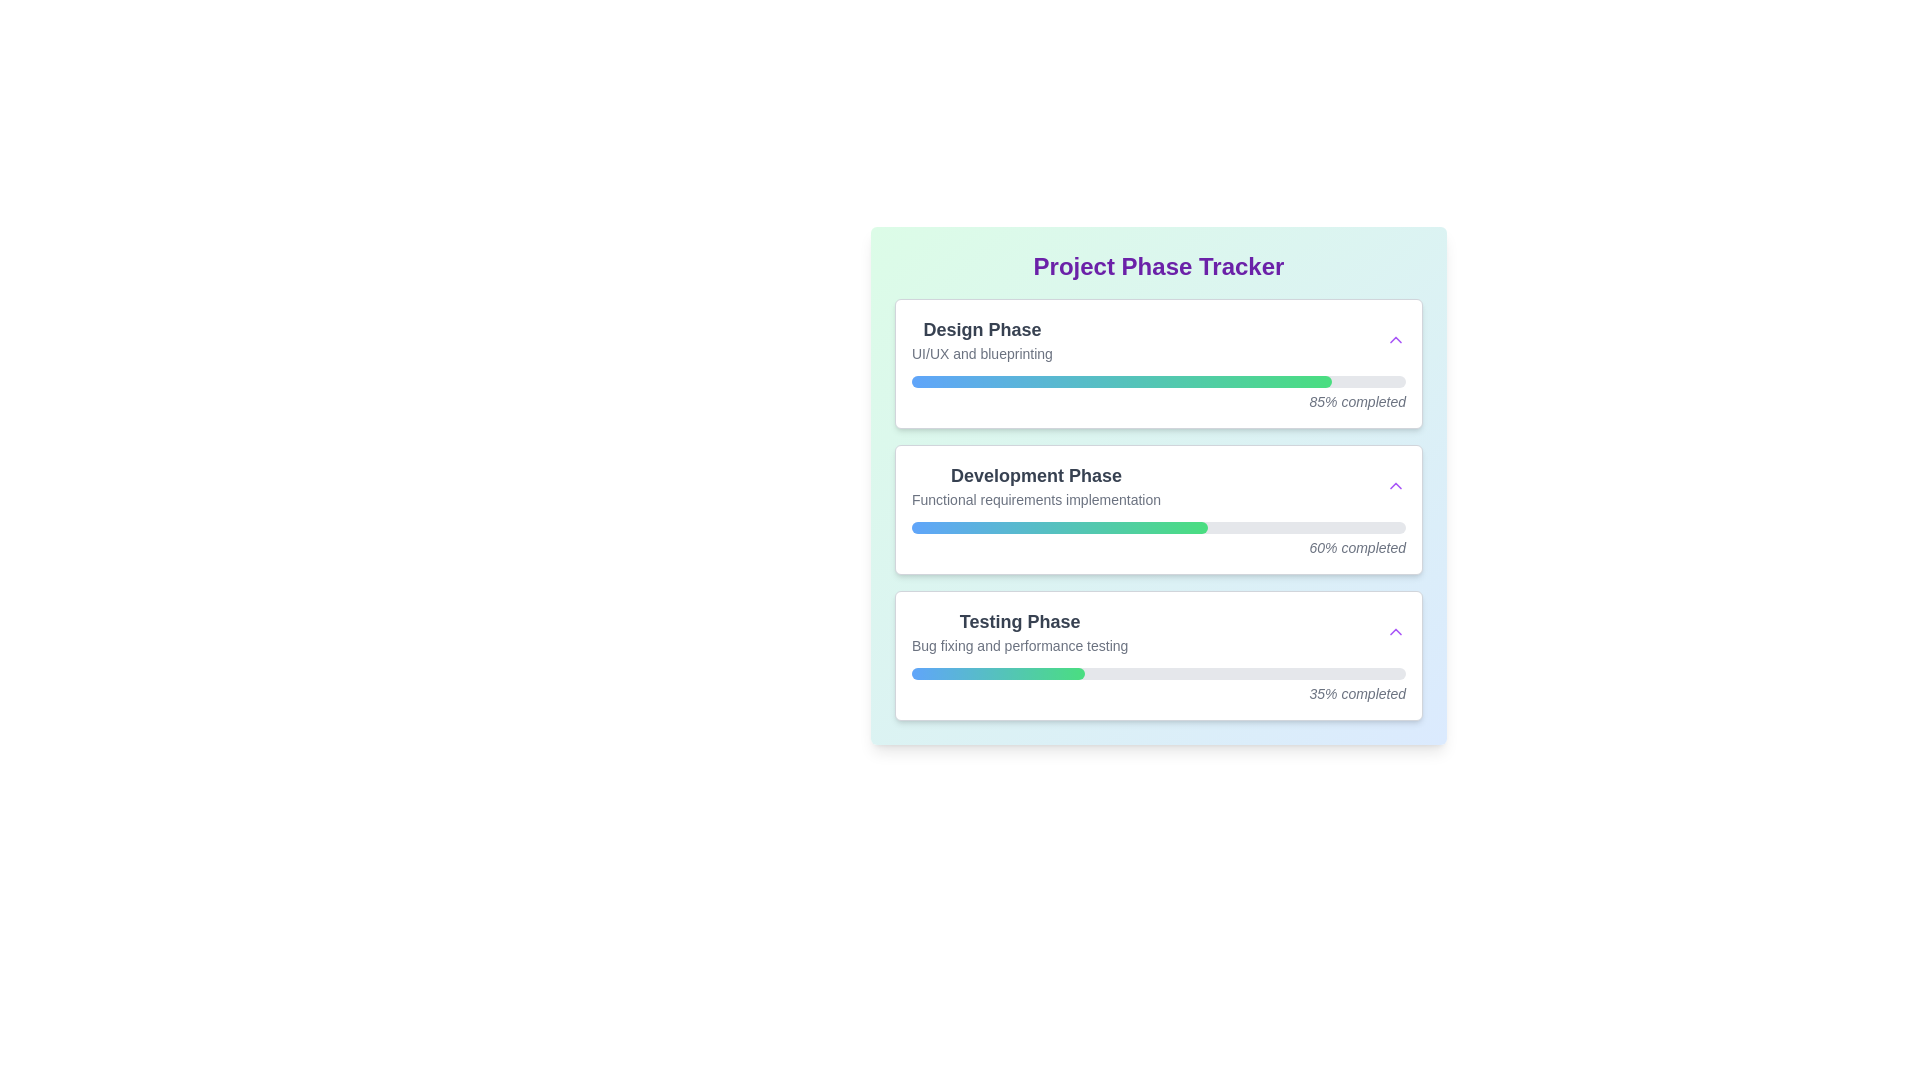  I want to click on texts displayed in the title and subtitle block that describes the 'Development Phase' and 'Functional requirements implementation' located in the second card from the top, so click(1158, 486).